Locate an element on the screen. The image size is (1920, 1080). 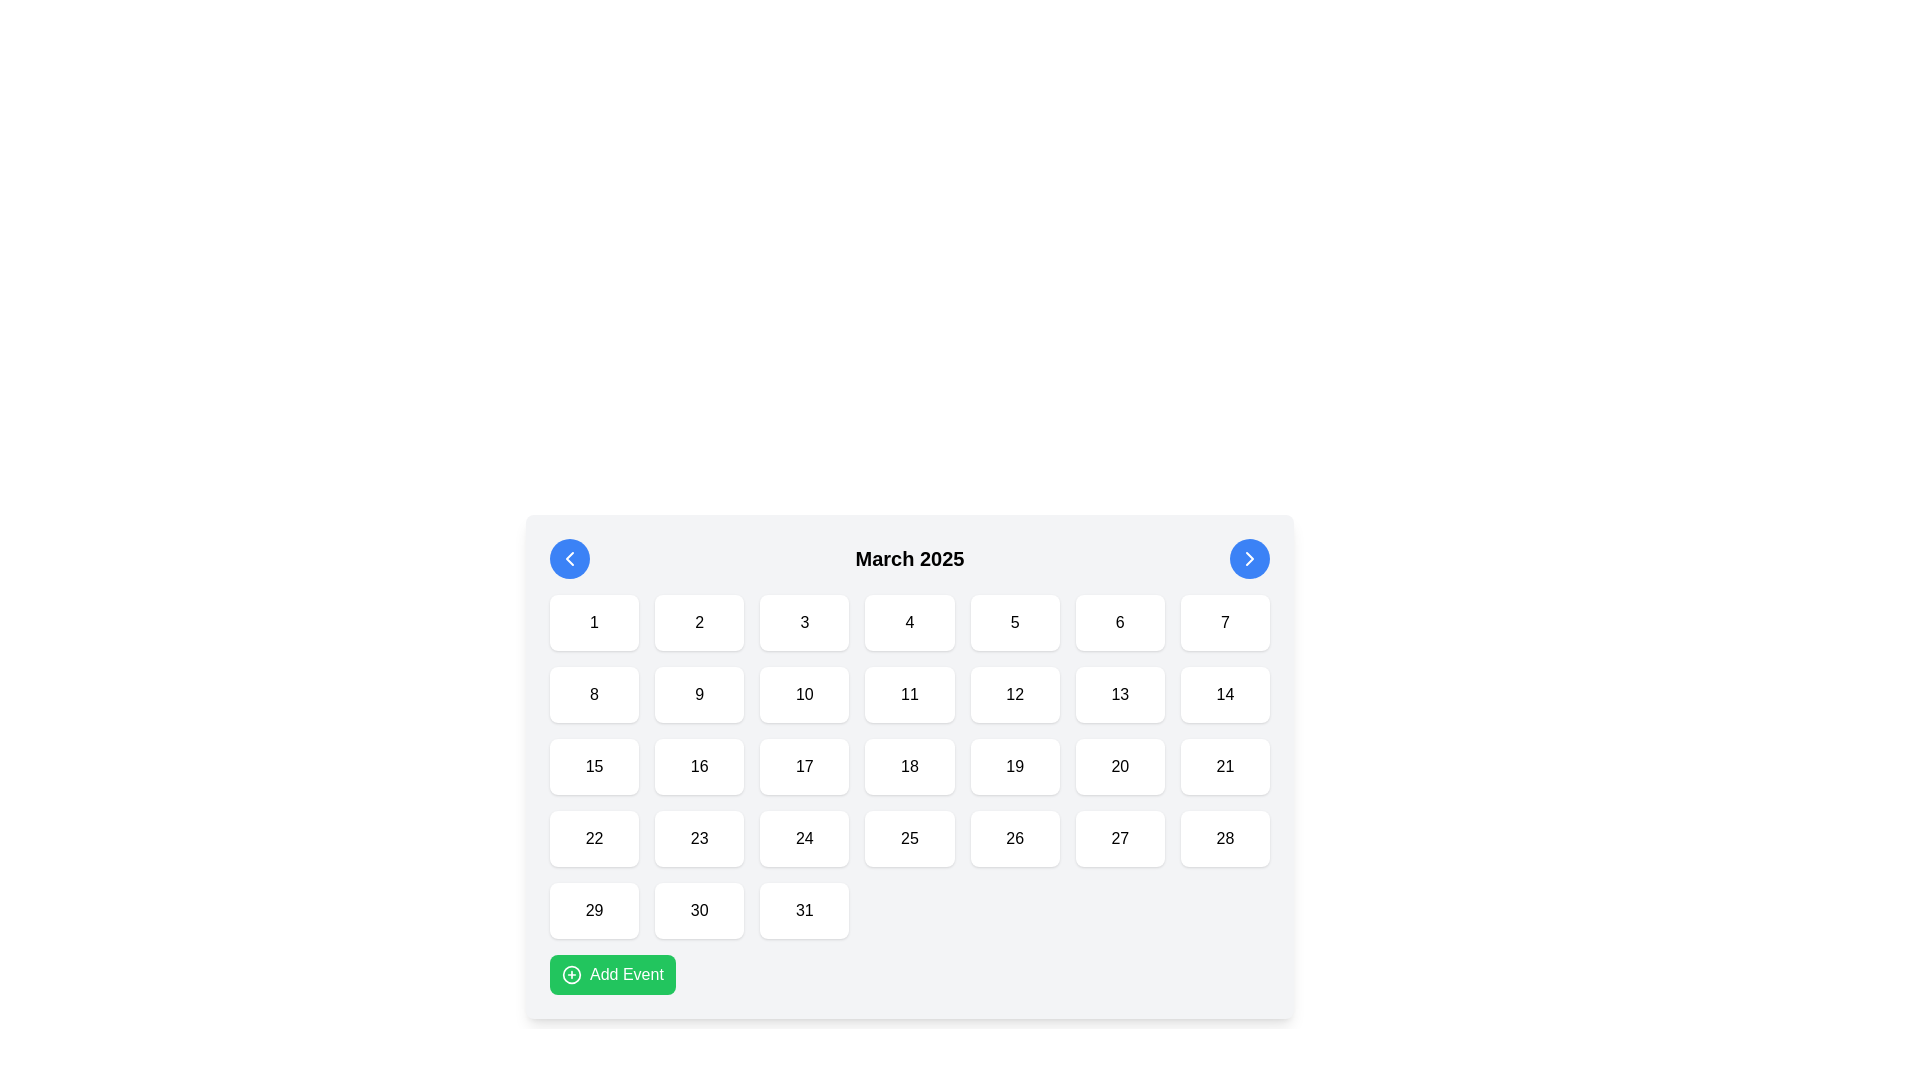
the icon indicating an addition action that is part of the 'Add Event' button located at the bottom left of the page is located at coordinates (570, 974).